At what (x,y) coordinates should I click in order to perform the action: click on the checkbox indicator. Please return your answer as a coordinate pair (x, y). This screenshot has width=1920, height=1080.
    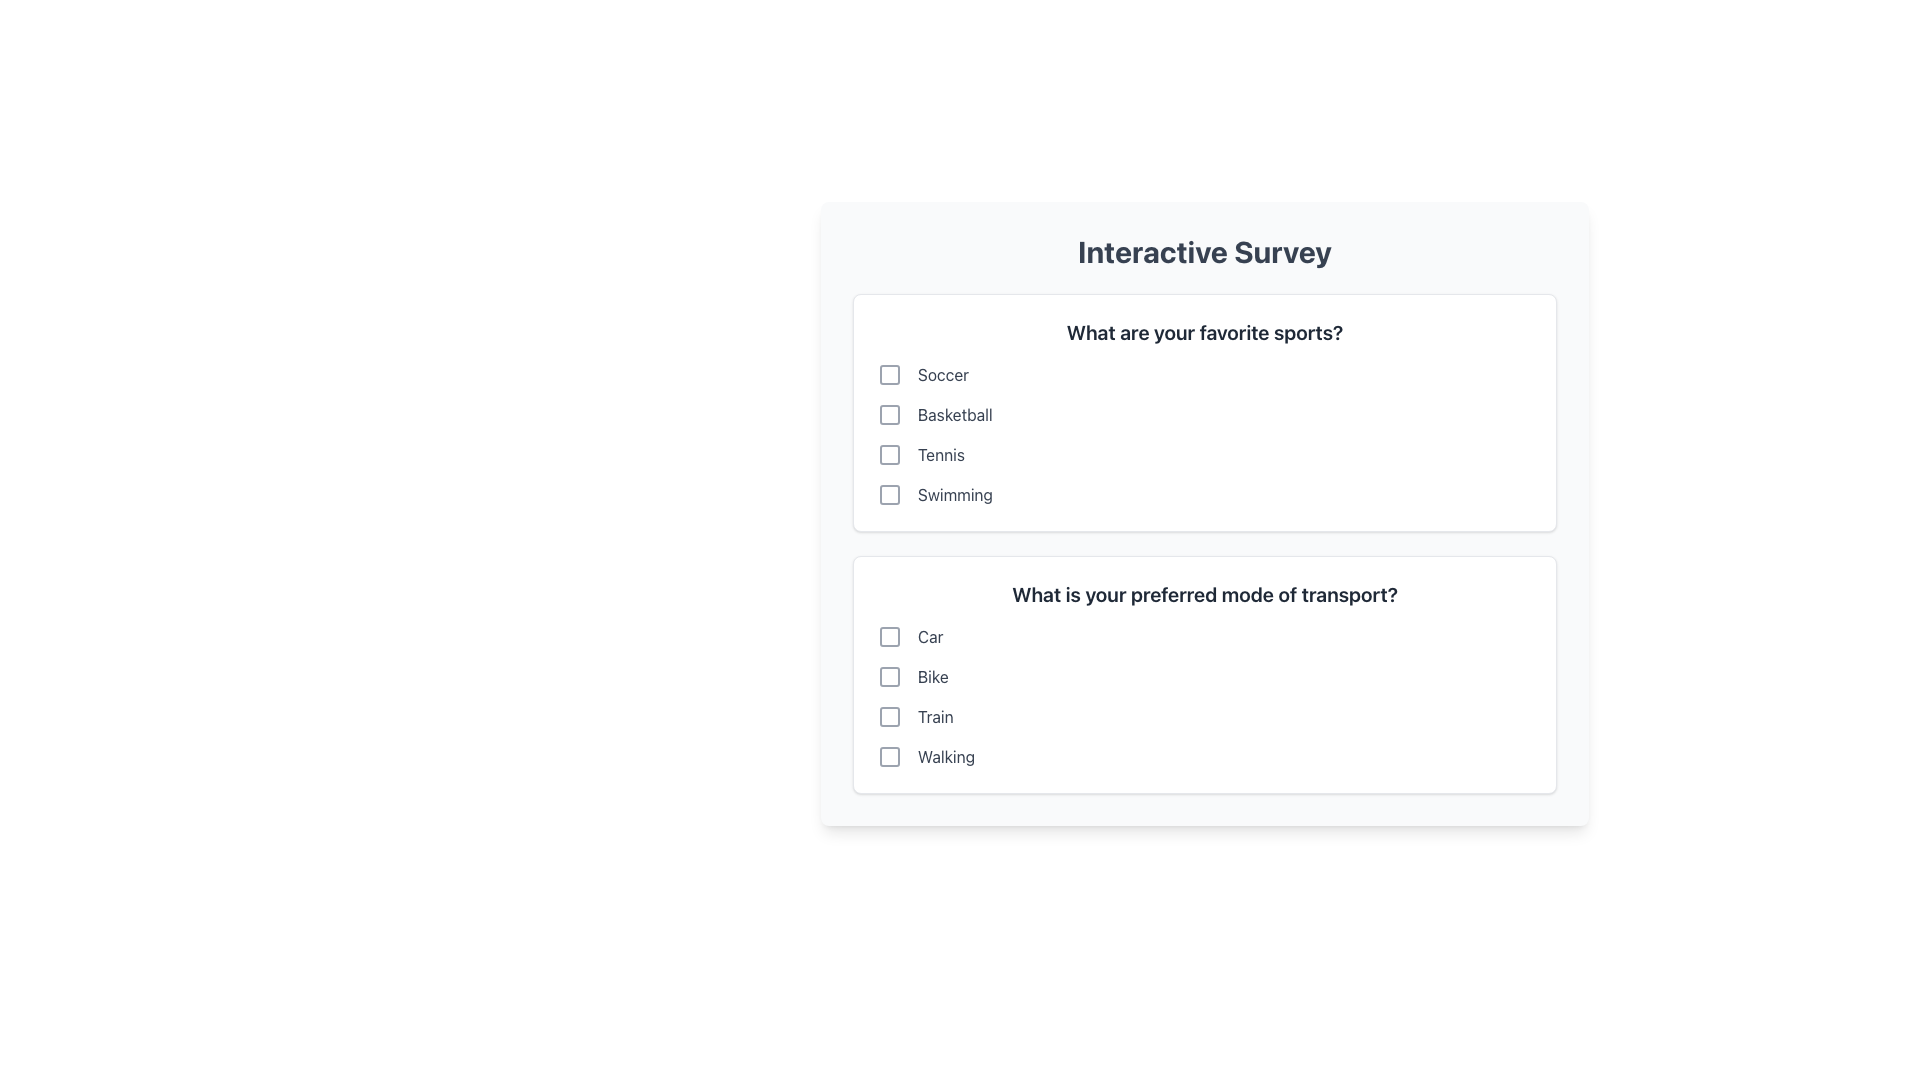
    Looking at the image, I should click on (888, 414).